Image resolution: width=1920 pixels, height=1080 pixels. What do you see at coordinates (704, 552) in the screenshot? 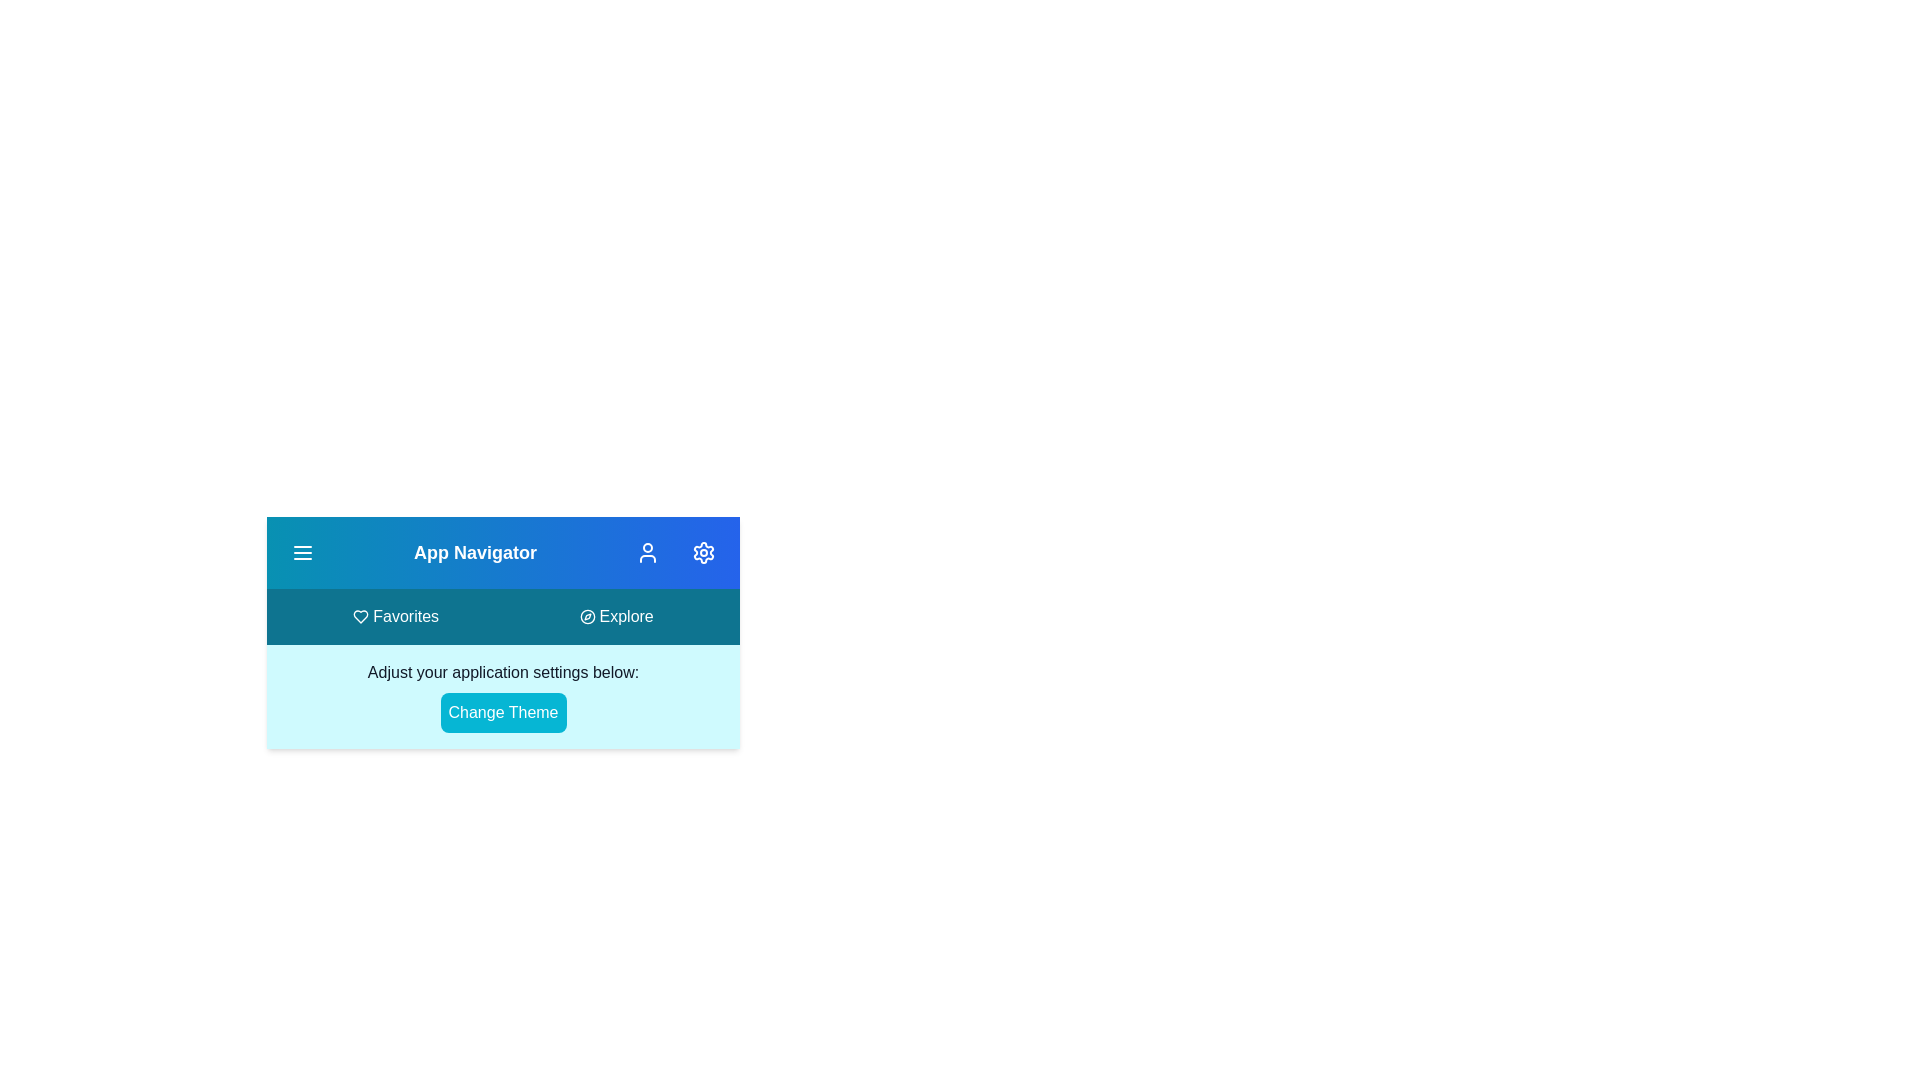
I see `the settings button icon located at the top-right corner of the navigation bar` at bounding box center [704, 552].